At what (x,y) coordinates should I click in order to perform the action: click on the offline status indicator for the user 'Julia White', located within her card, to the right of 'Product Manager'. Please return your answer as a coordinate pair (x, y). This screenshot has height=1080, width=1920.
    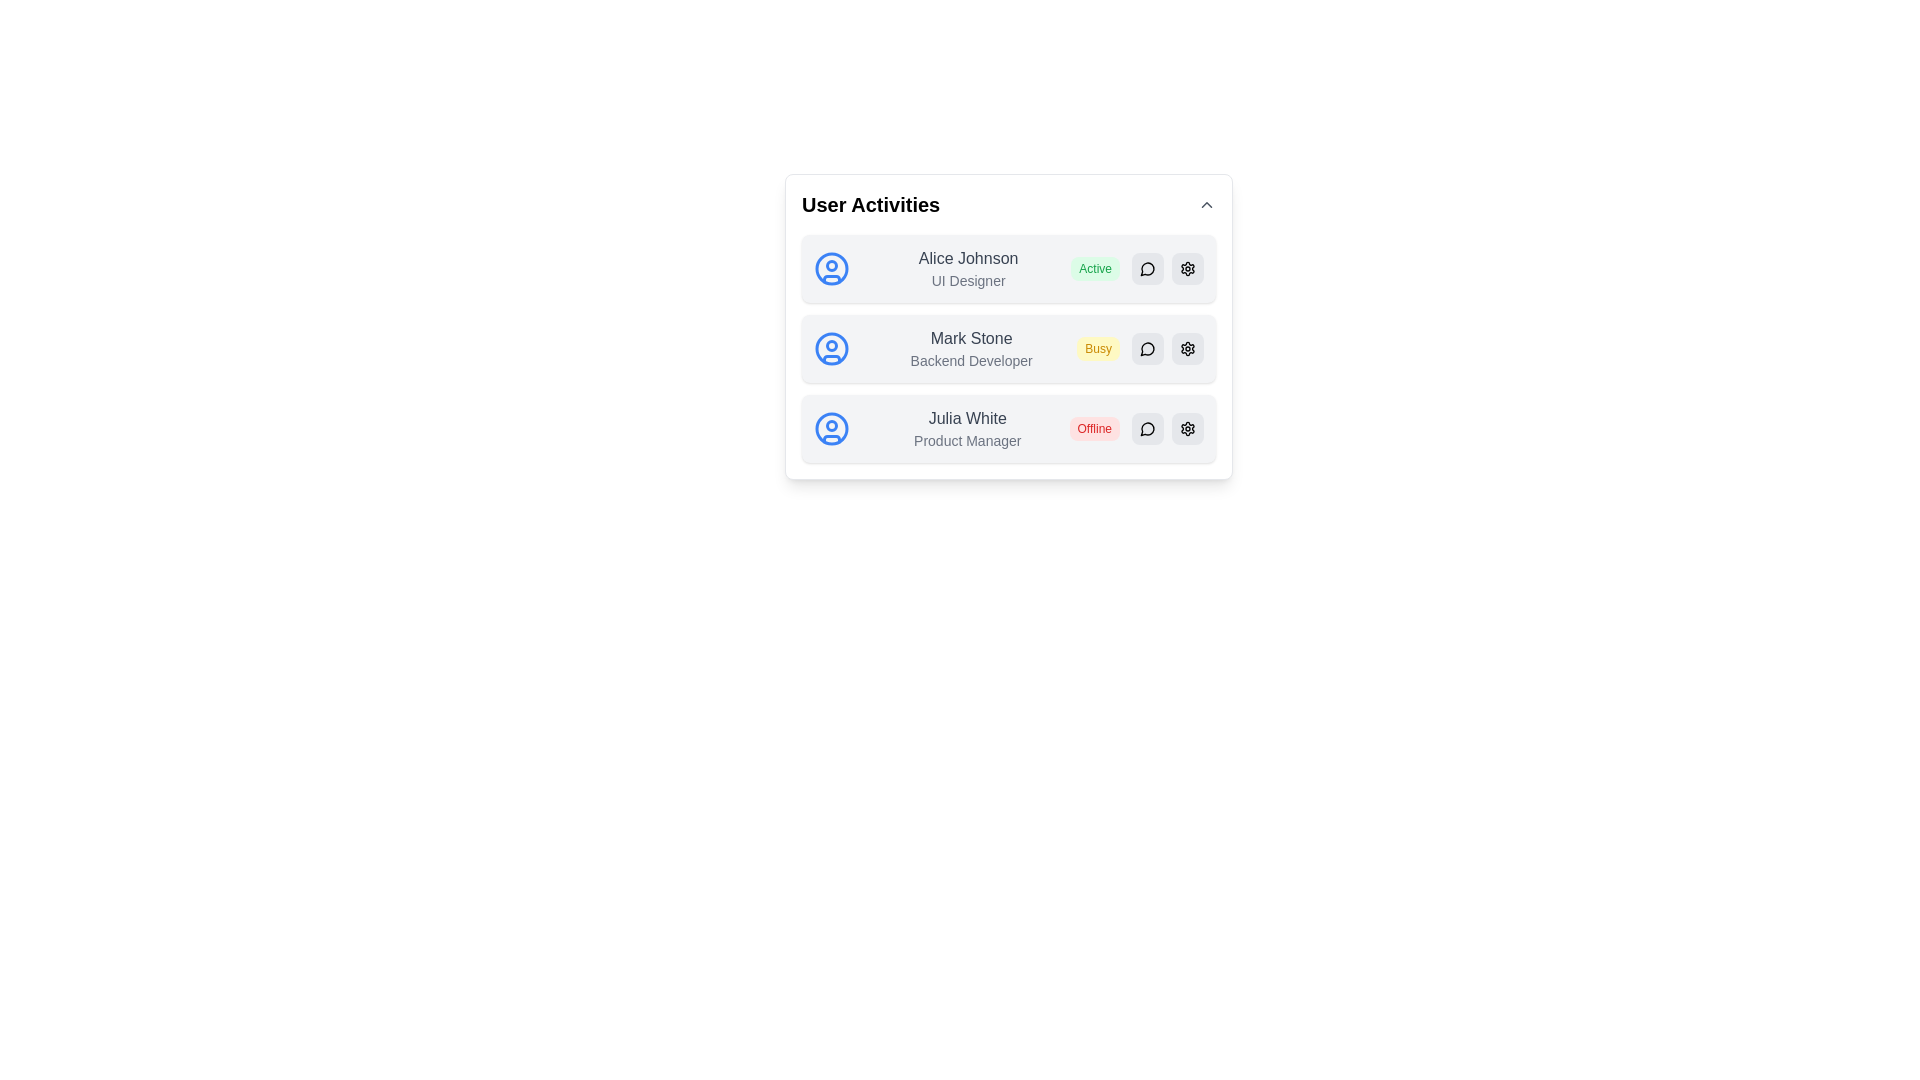
    Looking at the image, I should click on (1093, 427).